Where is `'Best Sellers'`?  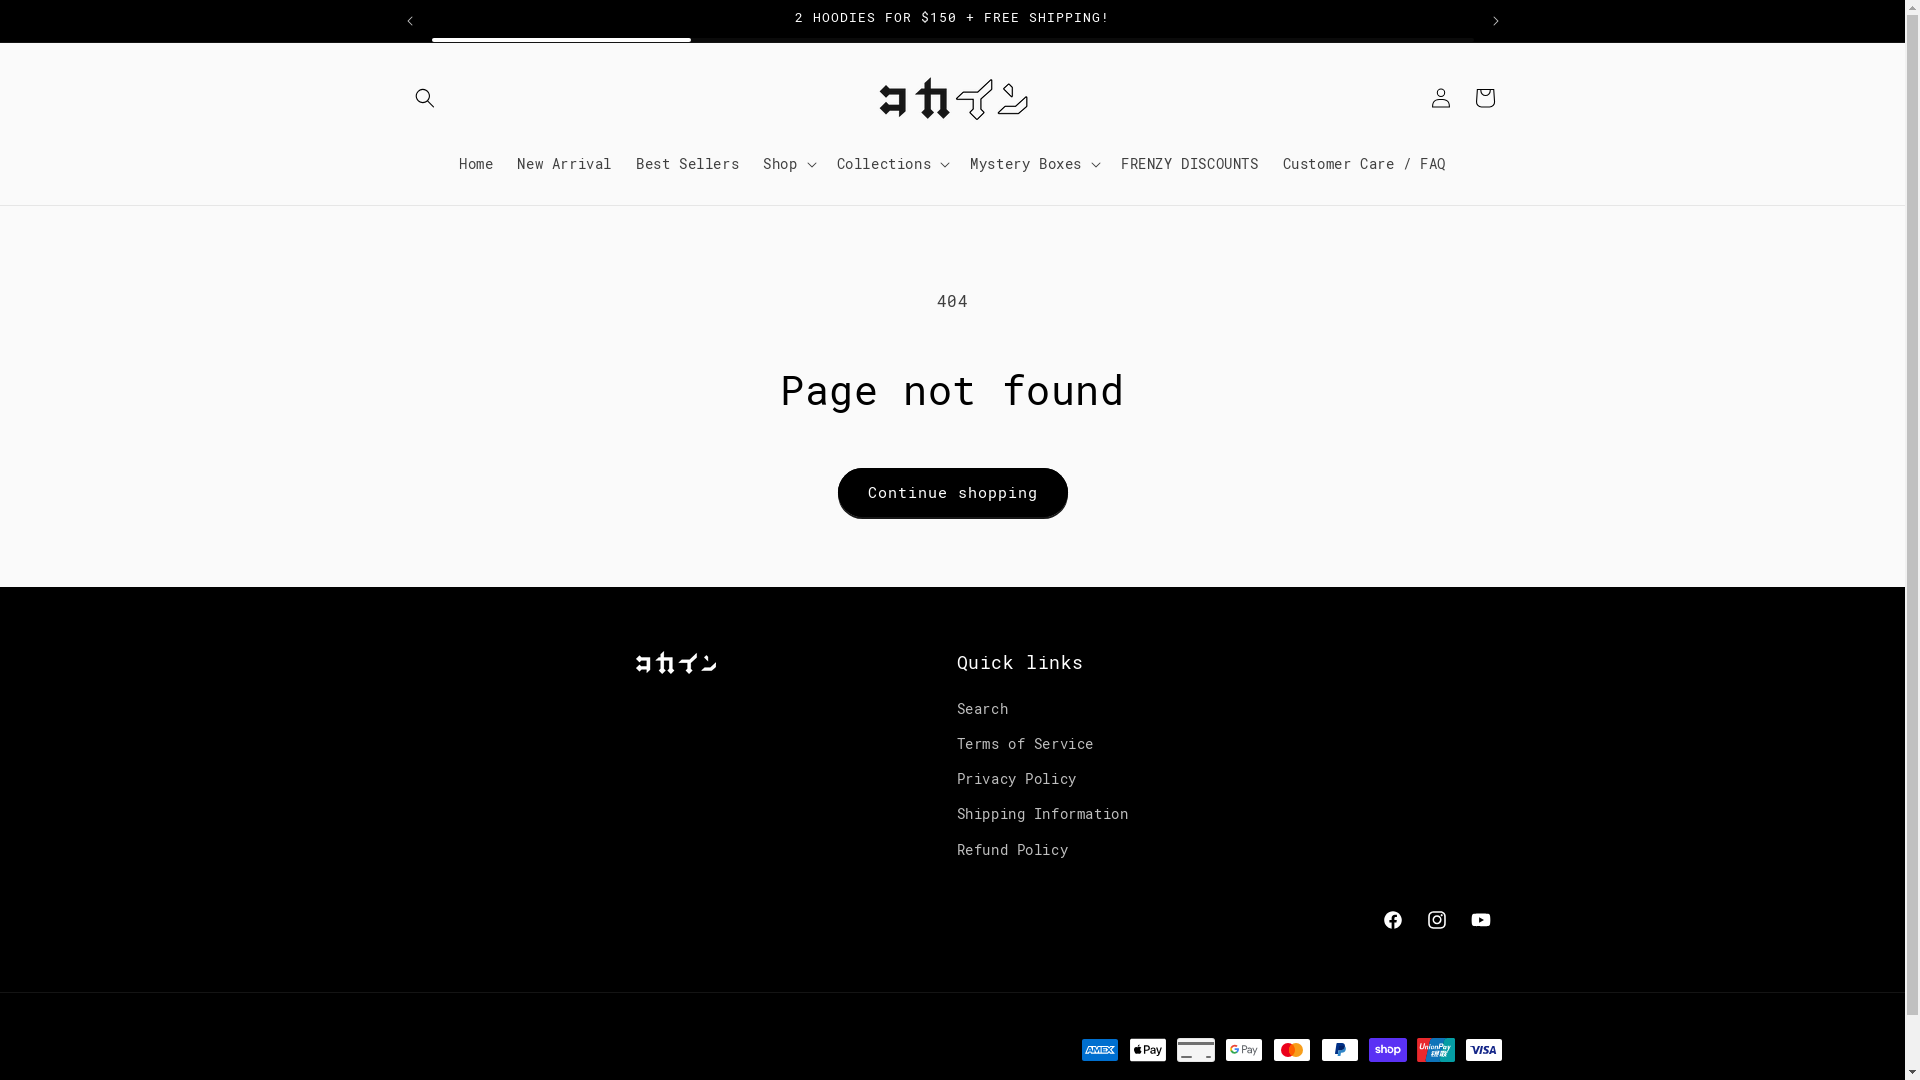 'Best Sellers' is located at coordinates (687, 161).